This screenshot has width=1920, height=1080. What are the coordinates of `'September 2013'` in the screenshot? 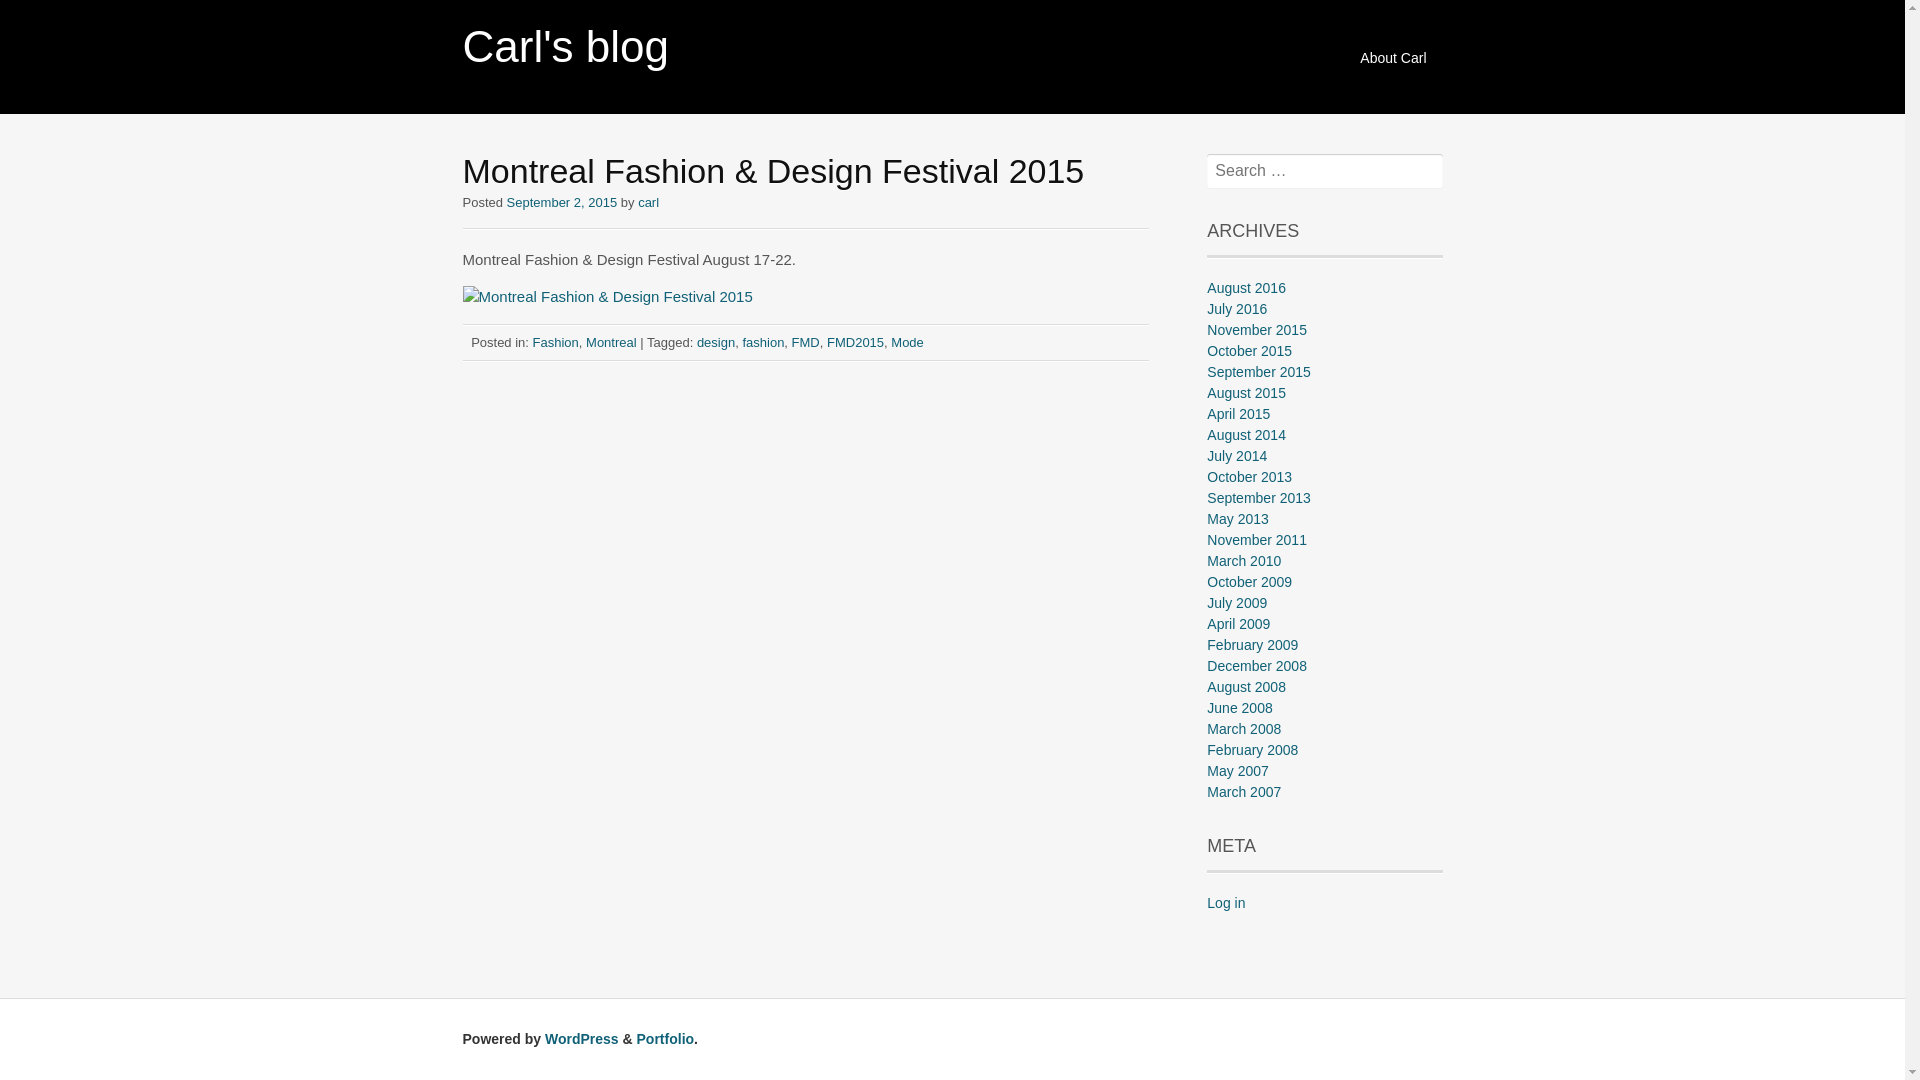 It's located at (1257, 496).